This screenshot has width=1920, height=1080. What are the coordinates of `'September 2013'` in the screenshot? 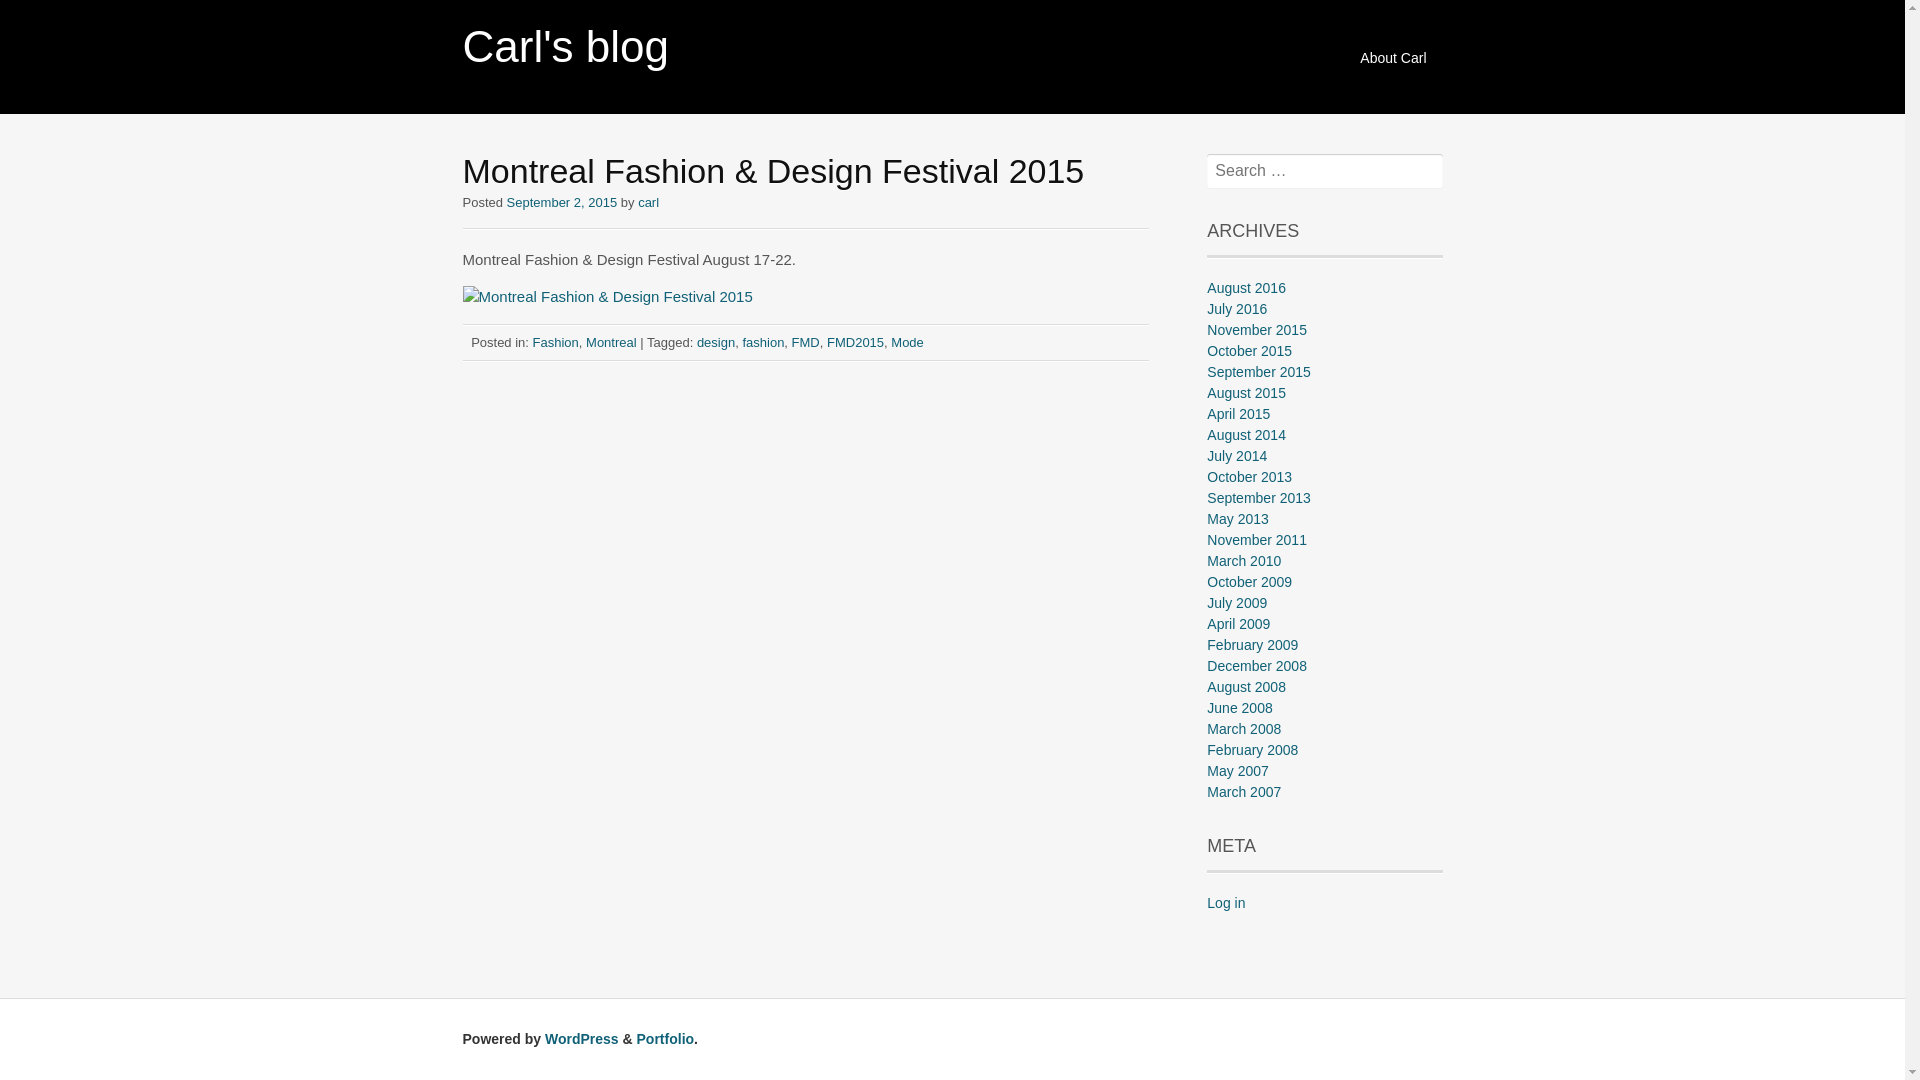 It's located at (1257, 496).